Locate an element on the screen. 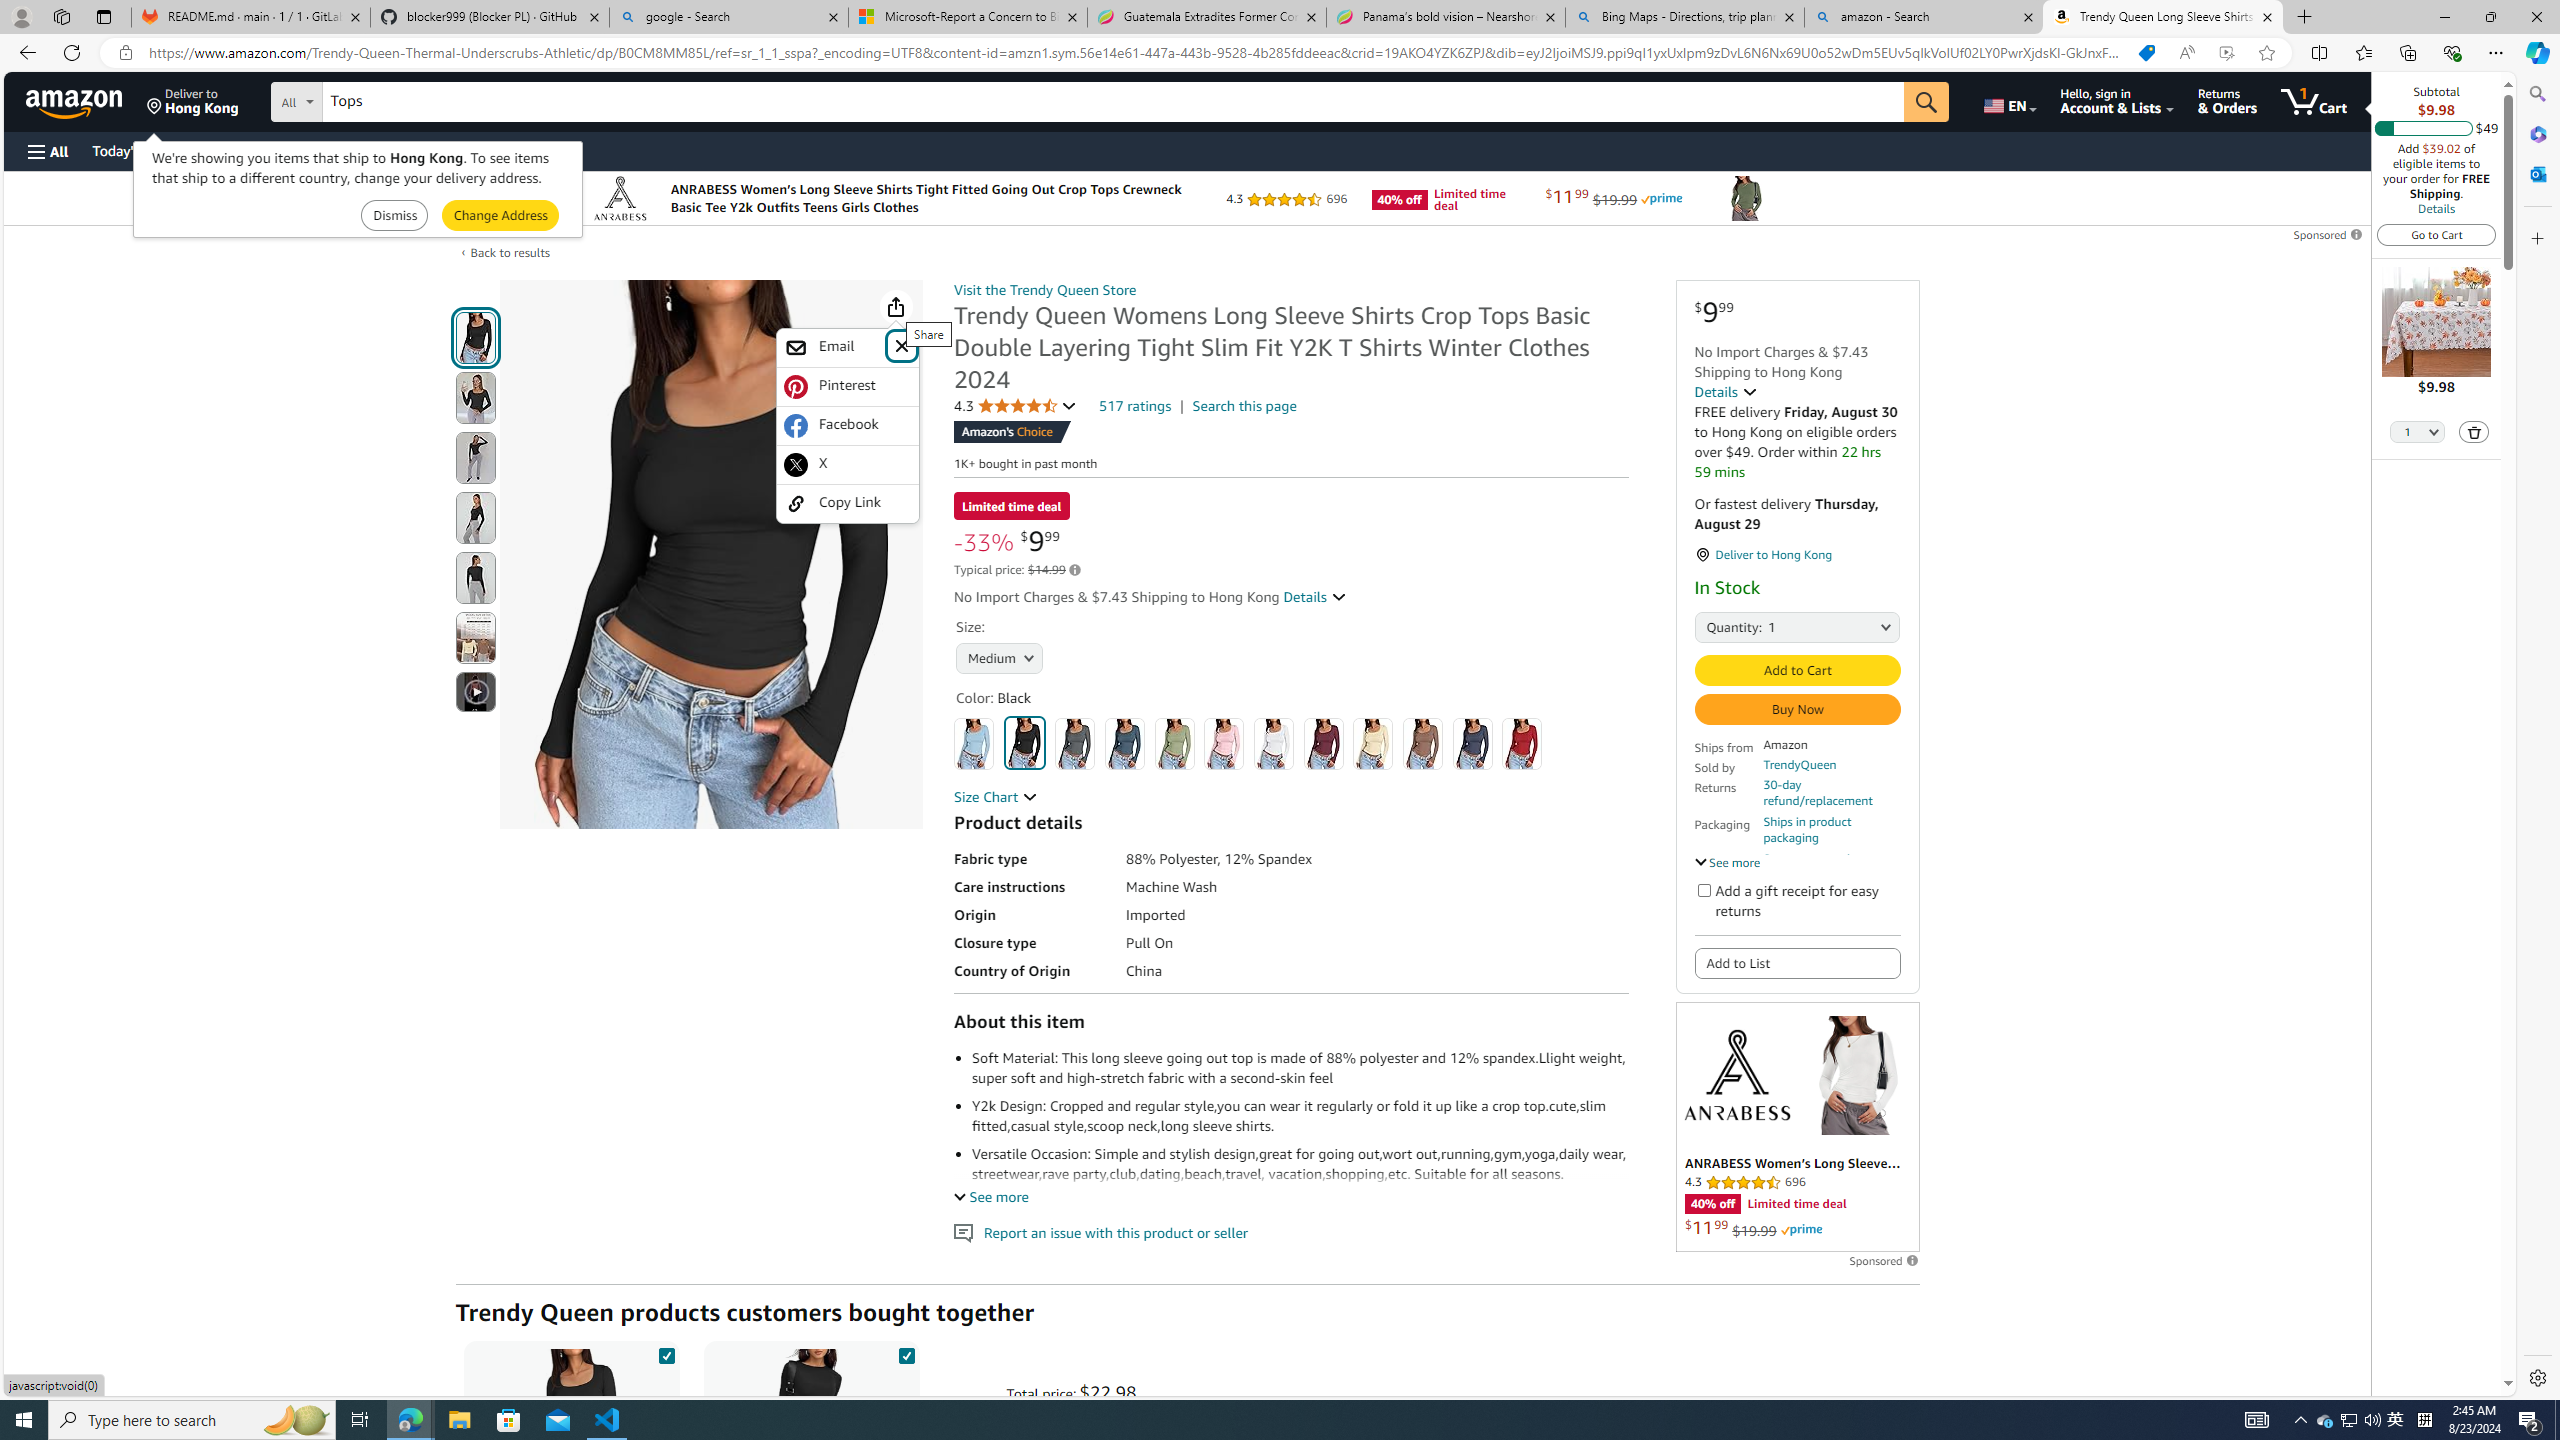 This screenshot has height=1440, width=2560. 'TrendyQueen' is located at coordinates (1799, 763).